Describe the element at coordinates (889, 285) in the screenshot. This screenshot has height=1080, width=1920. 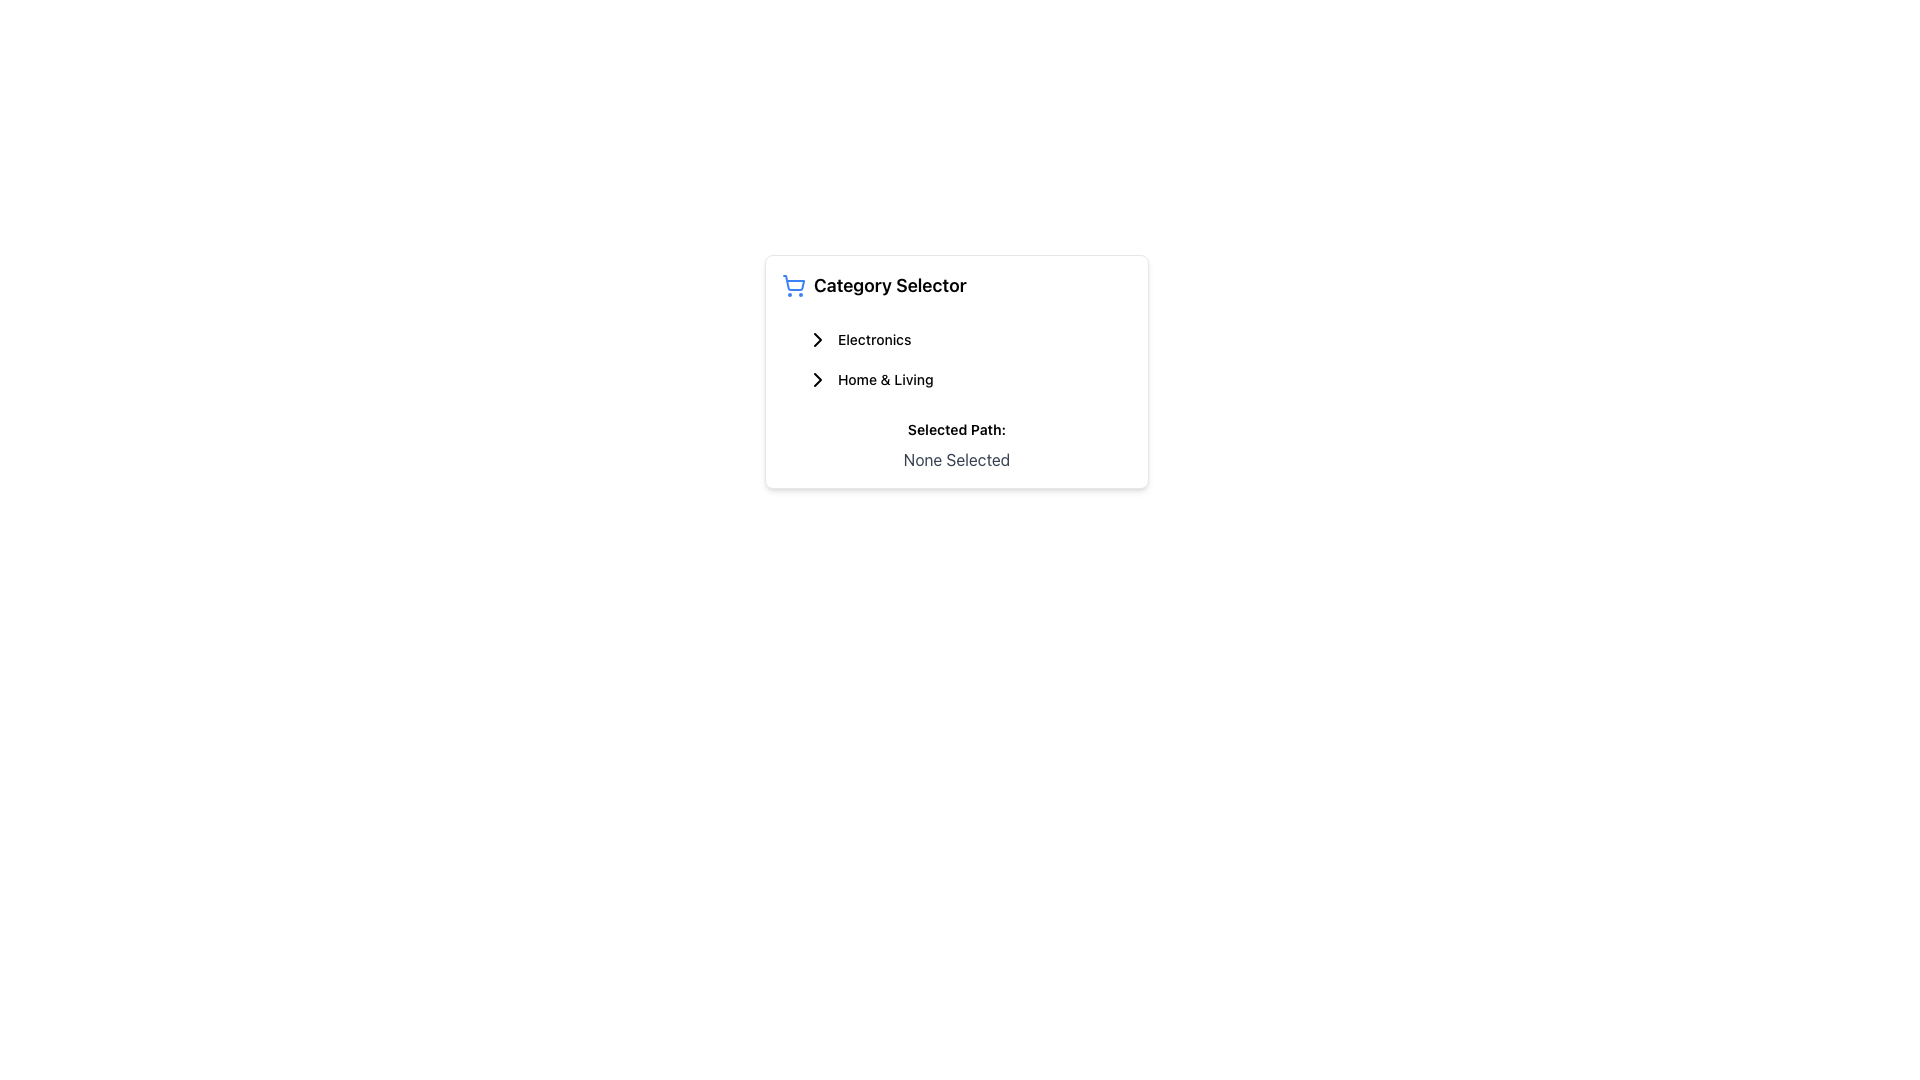
I see `the 'Category Selector' text label, which is styled with a large bold font and positioned to the right of a blue shopping cart icon at the top of a card-like interface` at that location.